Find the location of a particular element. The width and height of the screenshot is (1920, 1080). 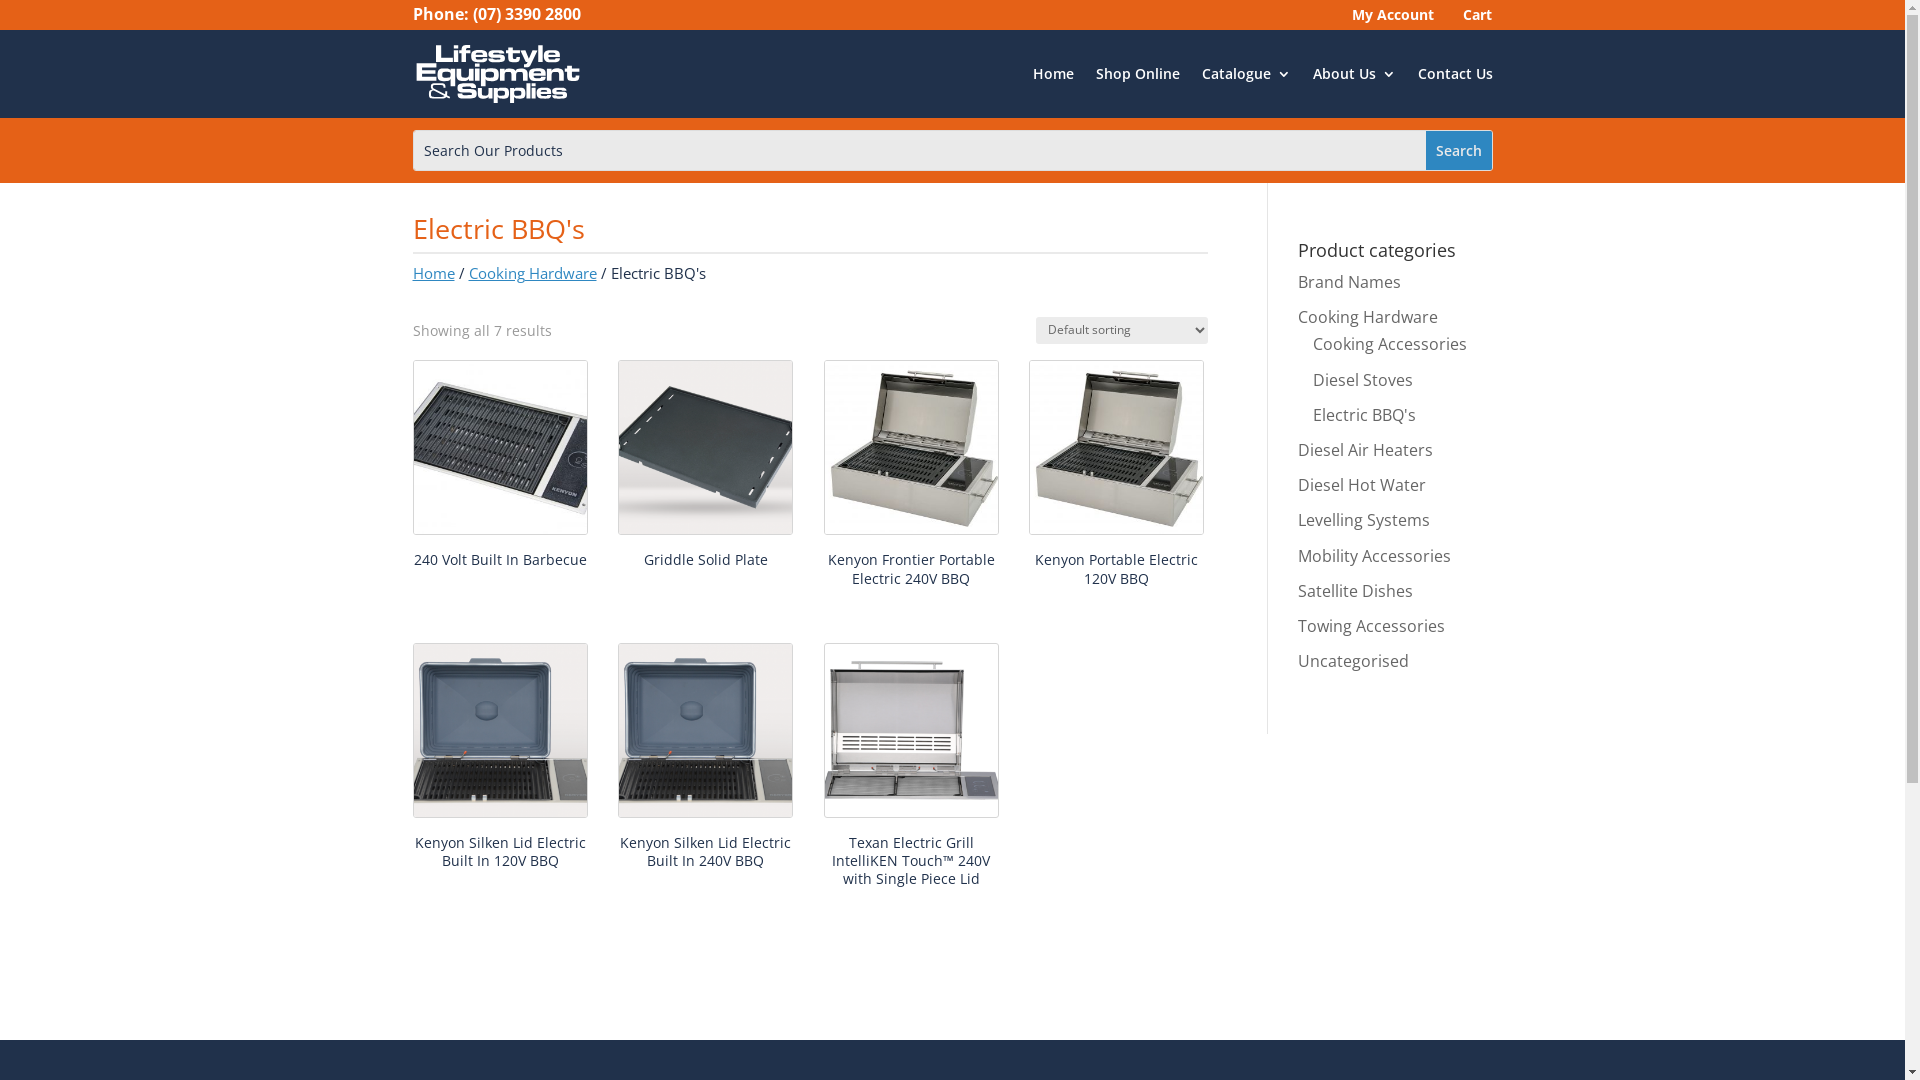

'Griddle Solid Plate' is located at coordinates (705, 468).